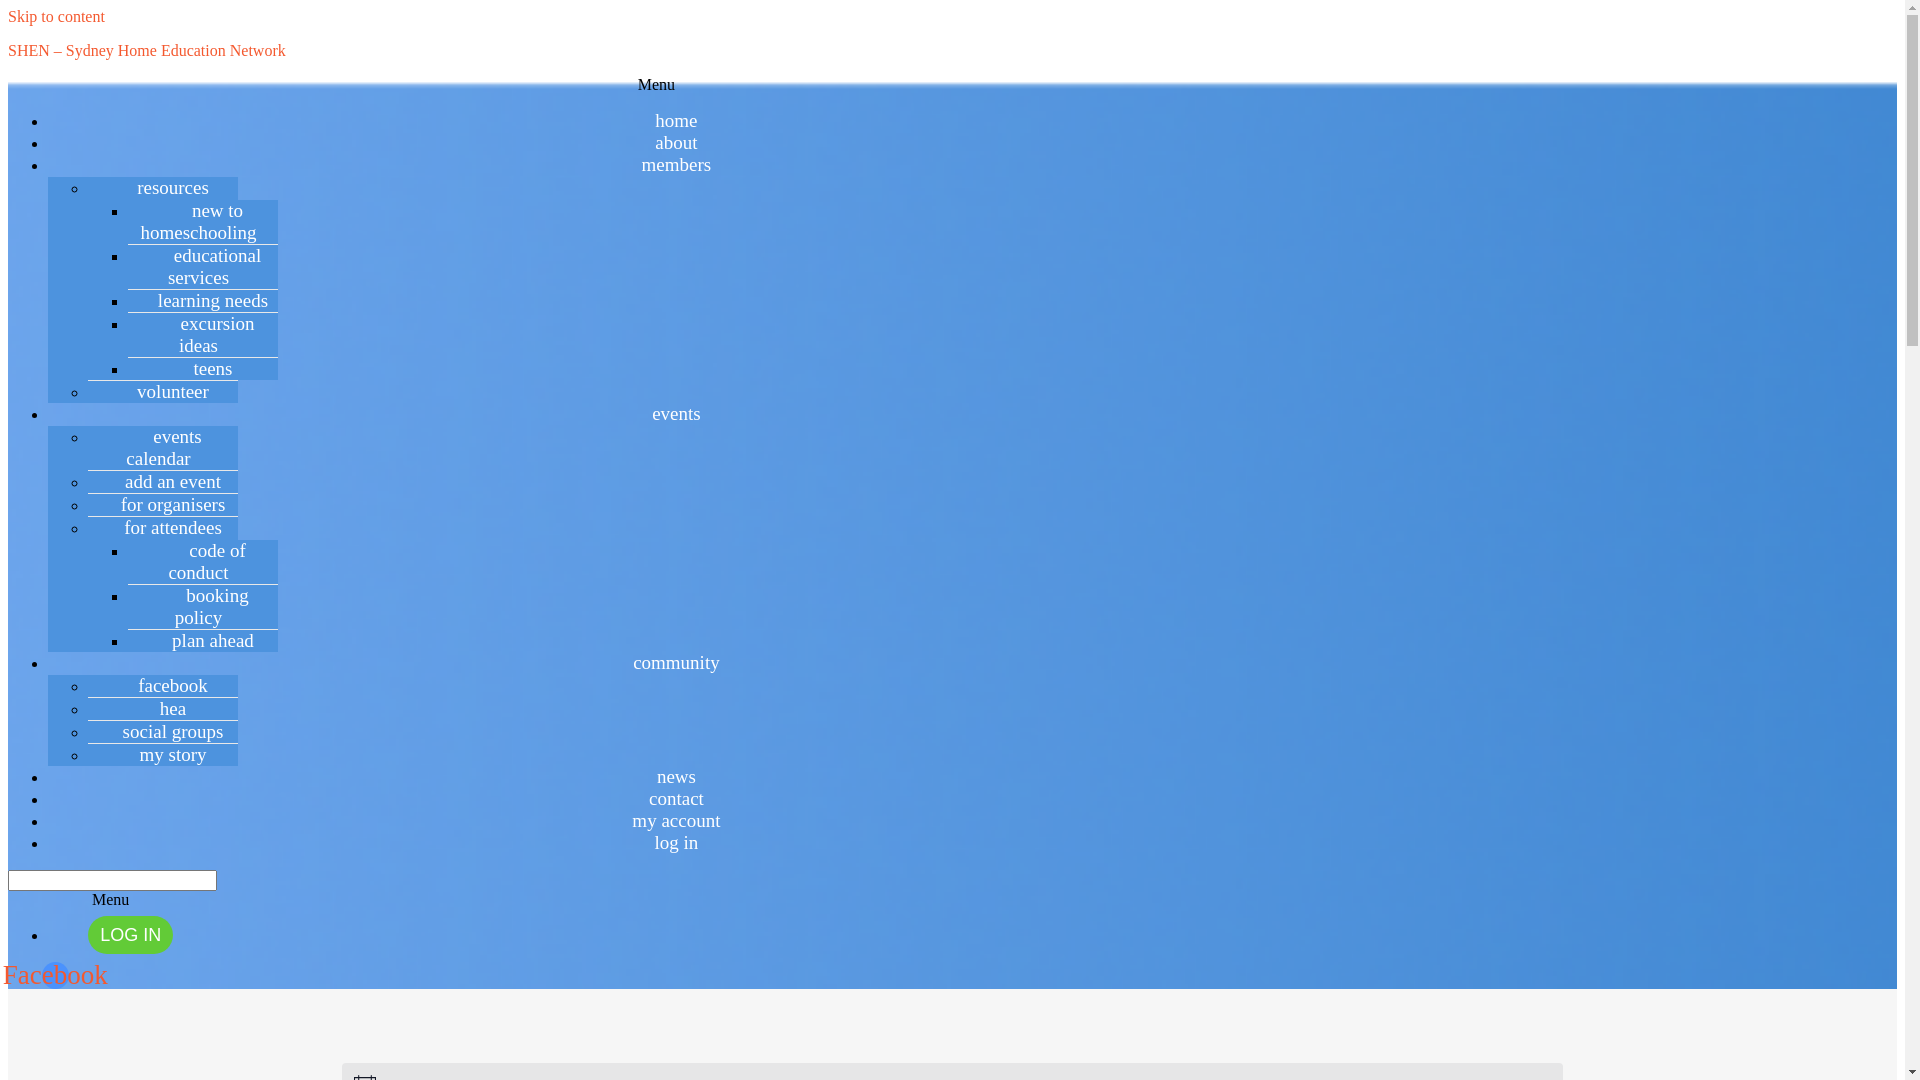  What do you see at coordinates (163, 446) in the screenshot?
I see `'events calendar'` at bounding box center [163, 446].